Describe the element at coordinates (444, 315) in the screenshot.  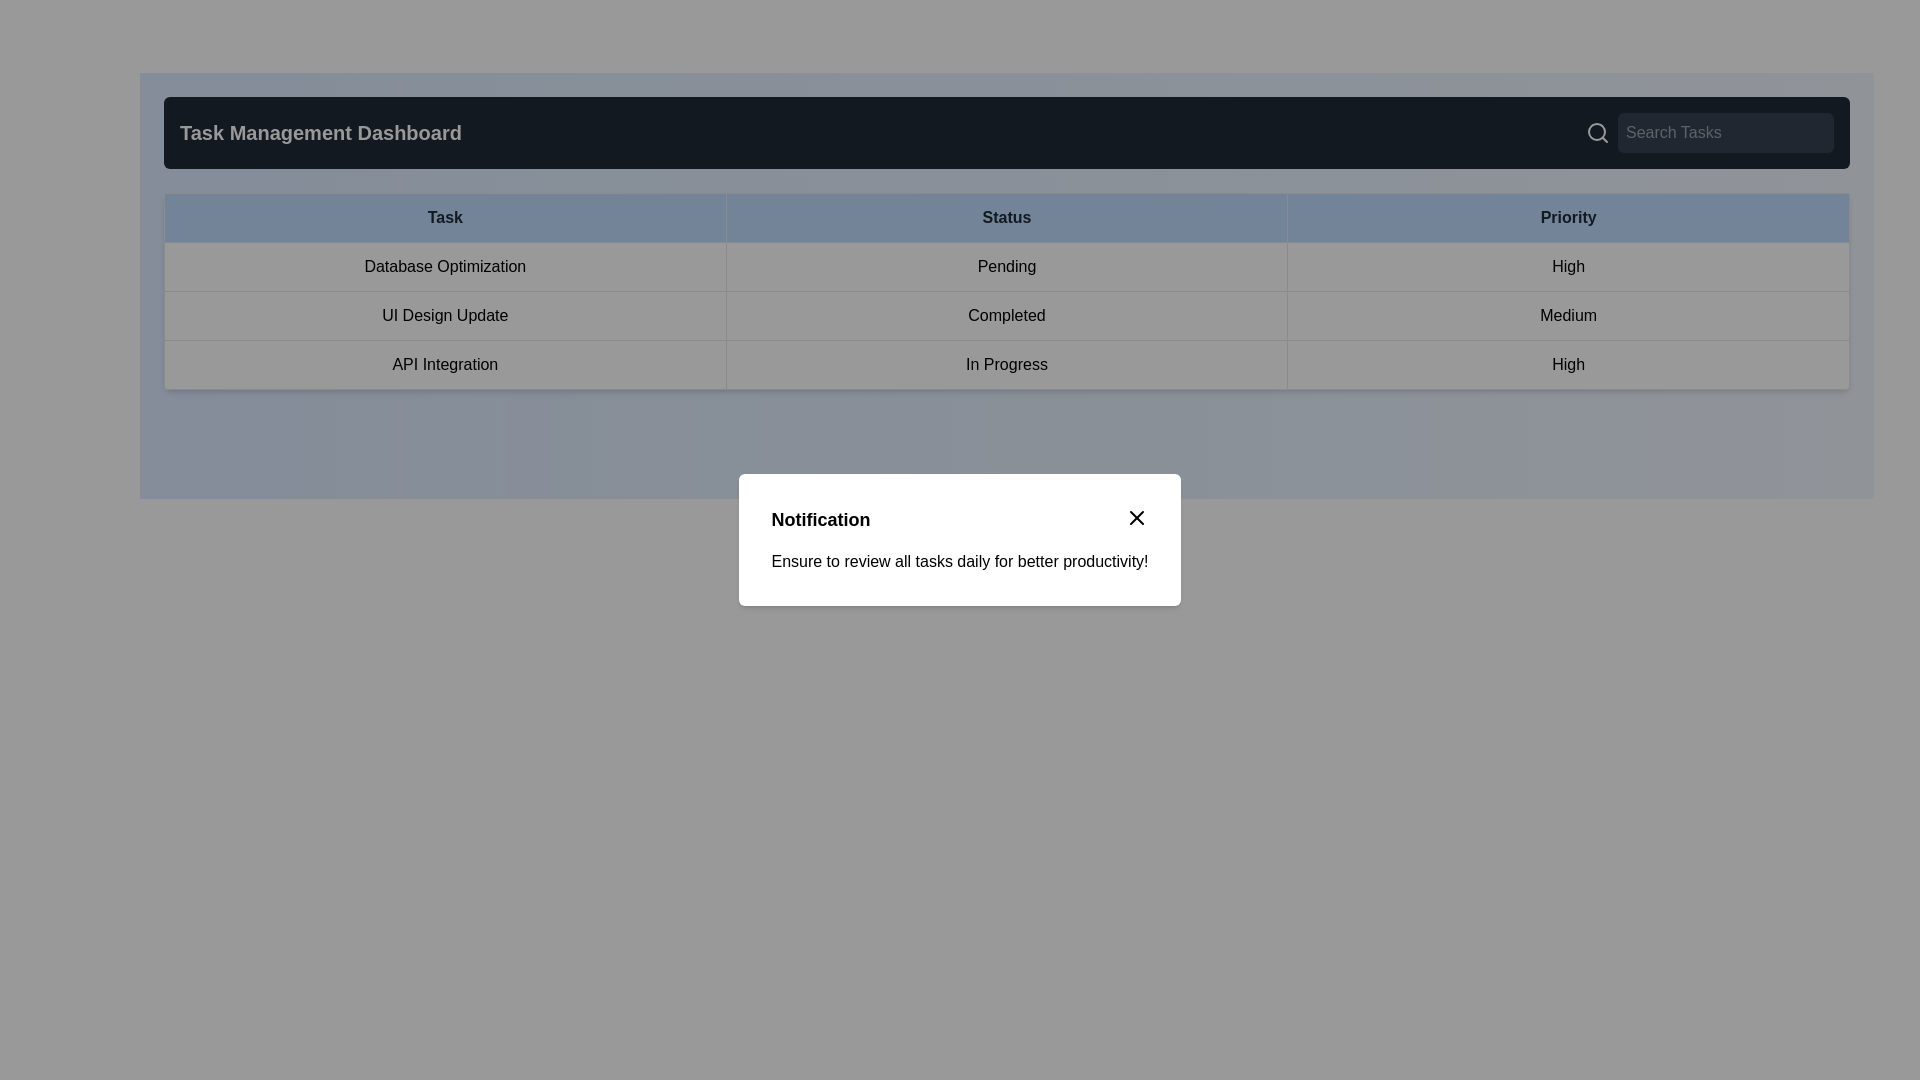
I see `displayed text in the Text Display Field representing 'UI Design Update' located in the second row of the Task Management Dashboard table` at that location.